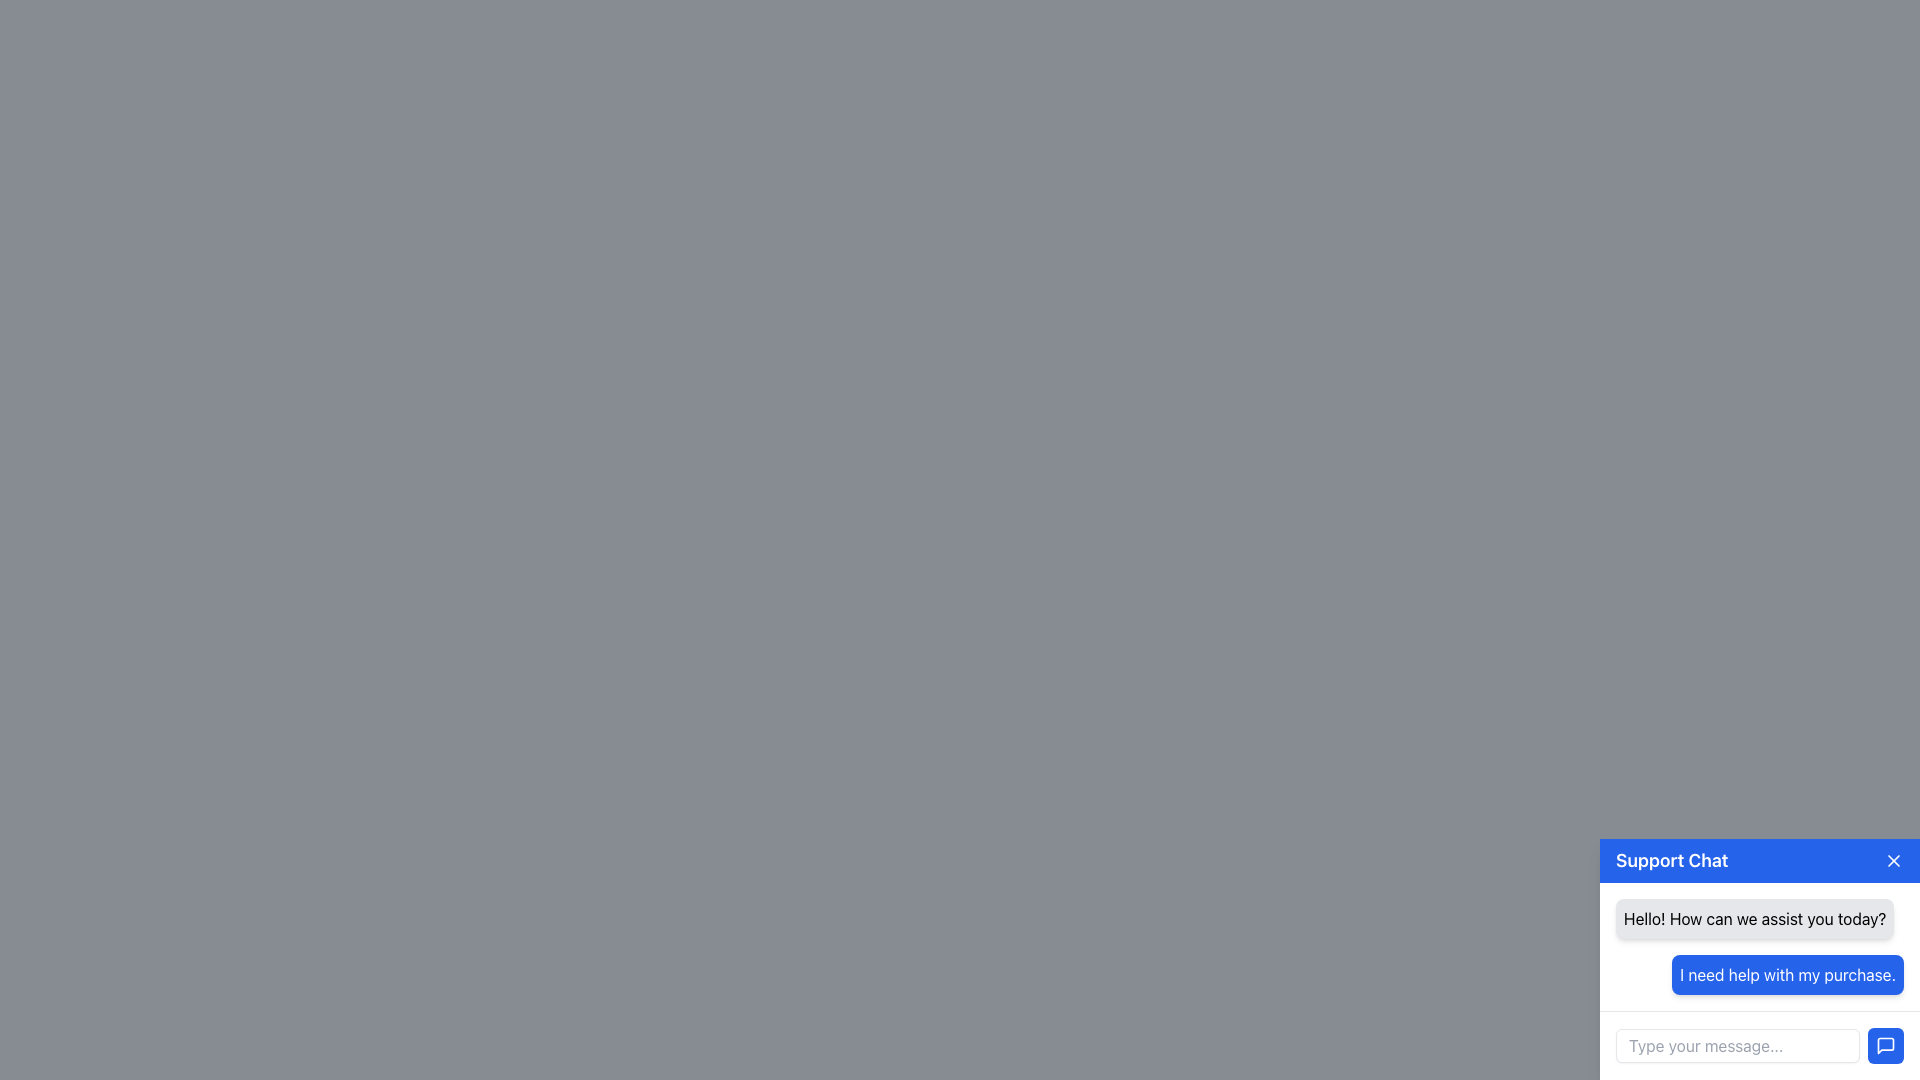  I want to click on the close button shaped as a close icon located in the top-right corner of the 'Support Chat' header, so click(1893, 859).